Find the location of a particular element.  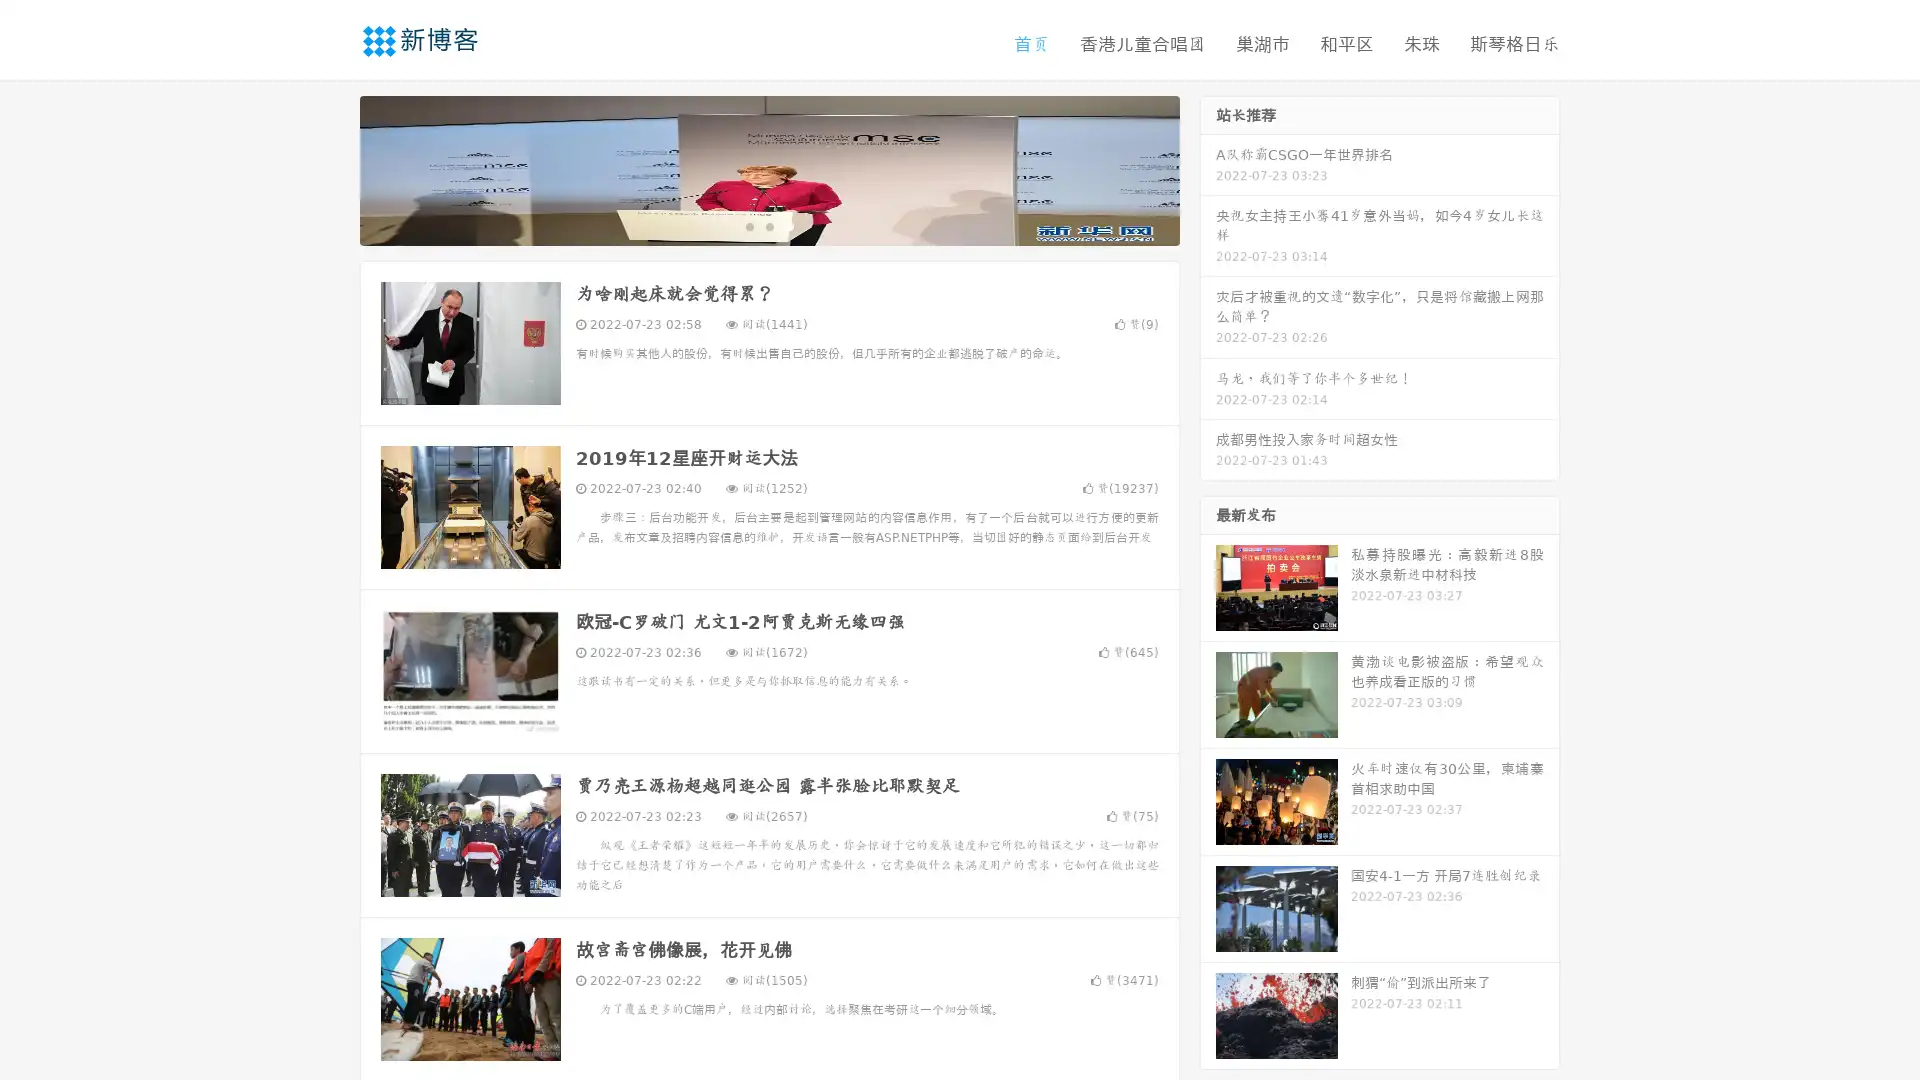

Go to slide 2 is located at coordinates (768, 225).